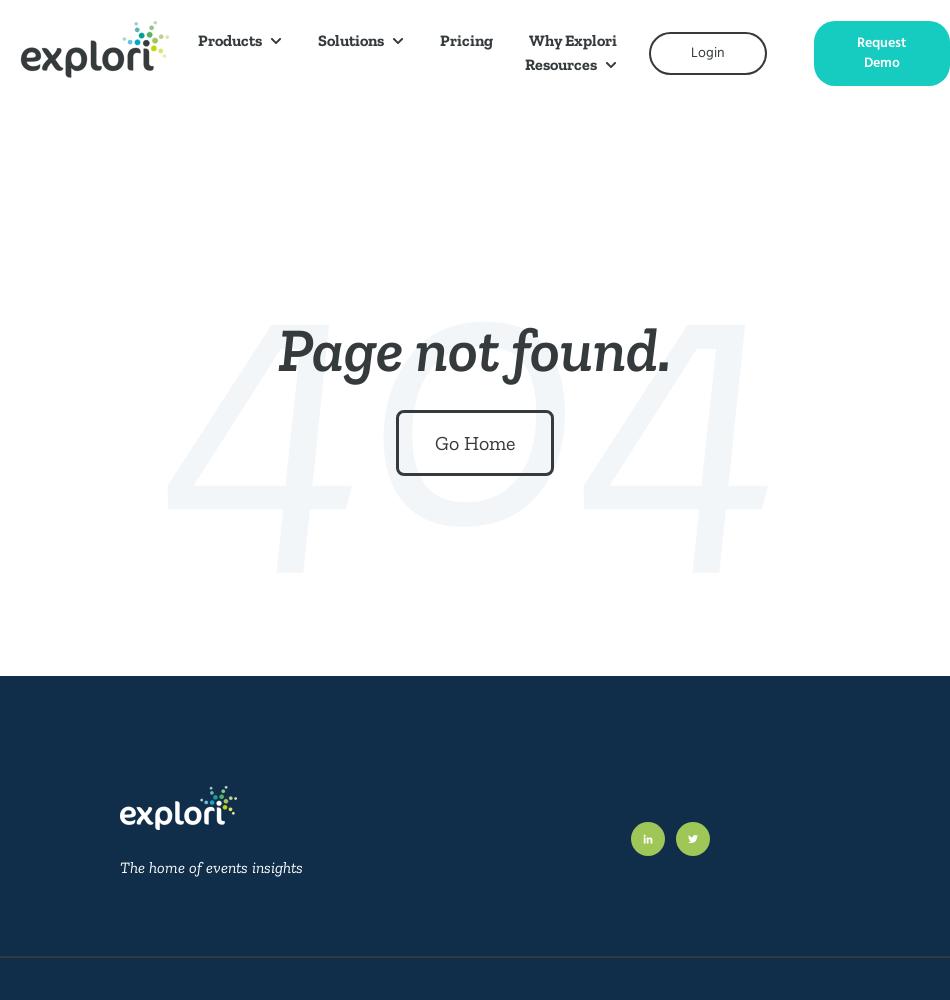  What do you see at coordinates (708, 52) in the screenshot?
I see `'Login'` at bounding box center [708, 52].